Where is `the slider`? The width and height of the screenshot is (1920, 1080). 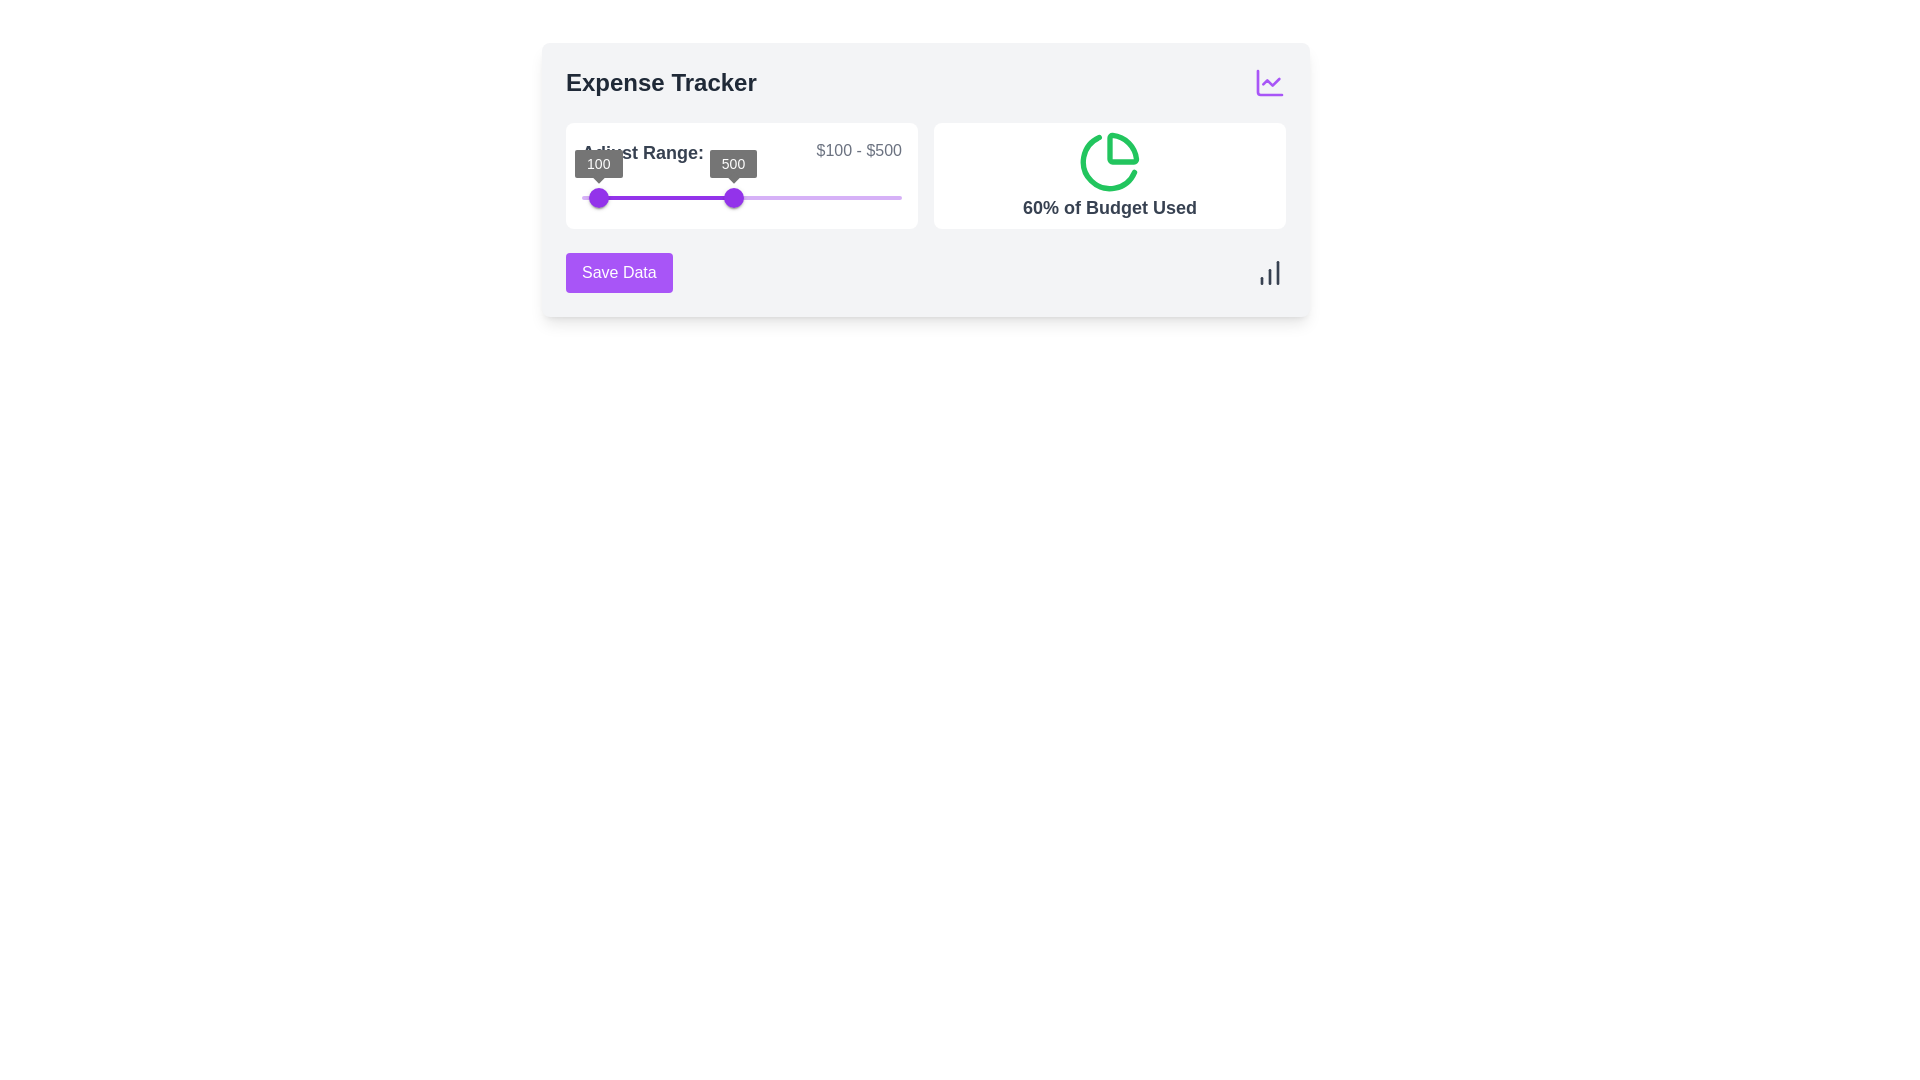
the slider is located at coordinates (798, 197).